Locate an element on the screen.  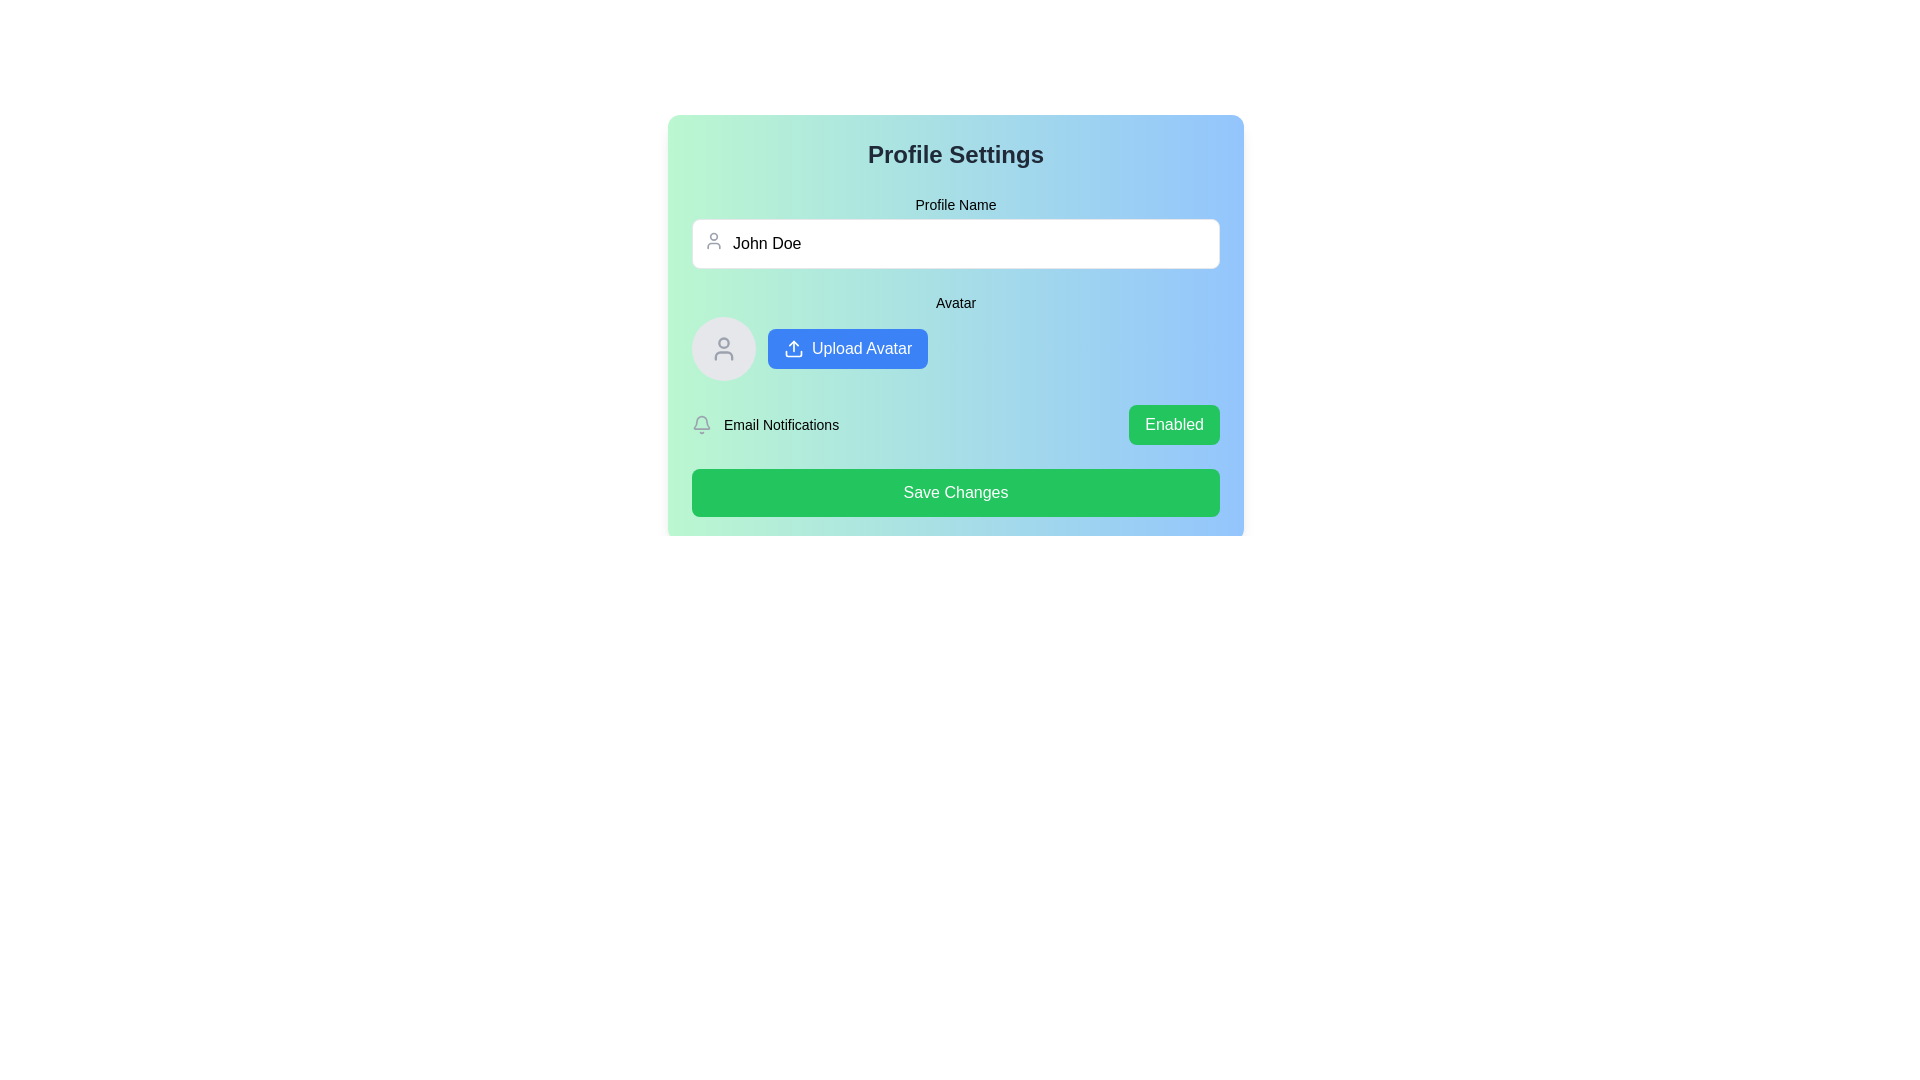
the bell-shaped icon with a gray outline located in the 'Email Notifications' section of the 'Profile Settings' form is located at coordinates (701, 423).